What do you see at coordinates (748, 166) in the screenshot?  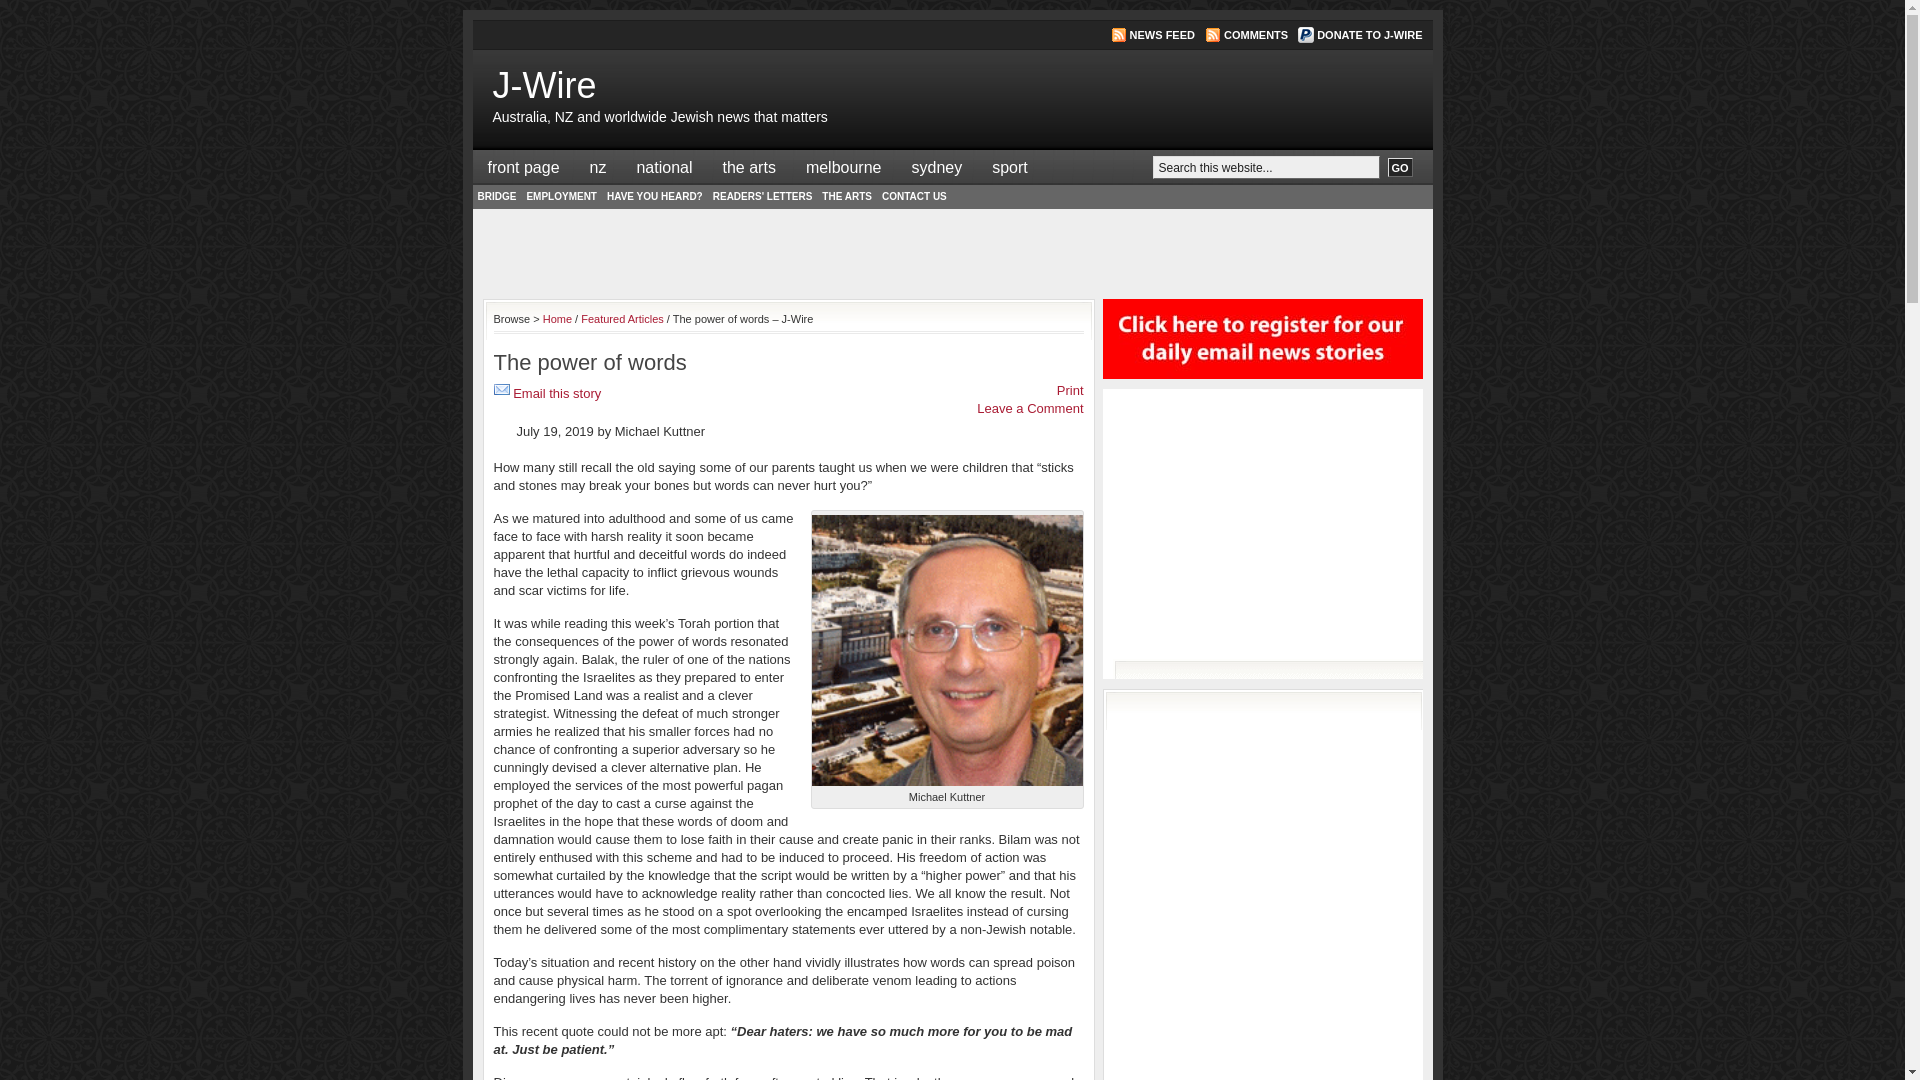 I see `'the arts'` at bounding box center [748, 166].